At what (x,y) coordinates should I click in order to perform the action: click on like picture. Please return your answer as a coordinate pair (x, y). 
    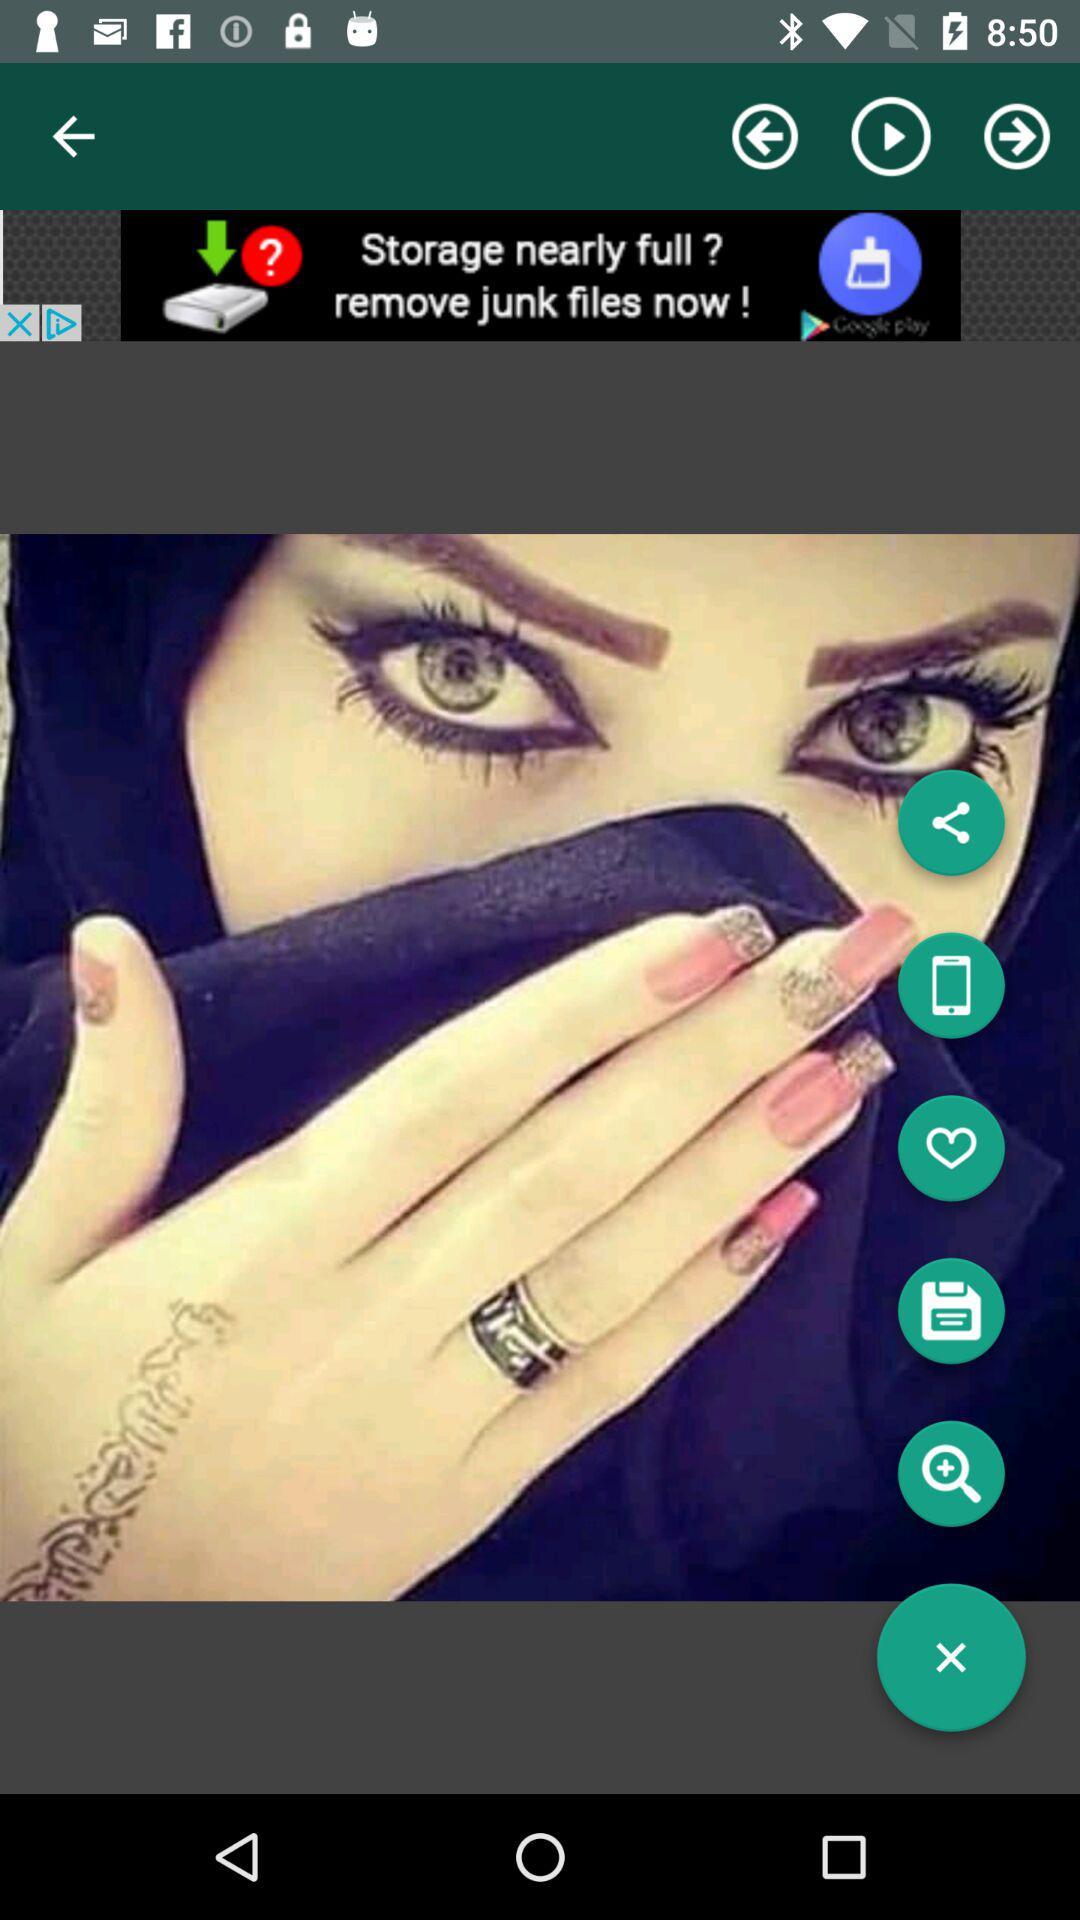
    Looking at the image, I should click on (950, 1156).